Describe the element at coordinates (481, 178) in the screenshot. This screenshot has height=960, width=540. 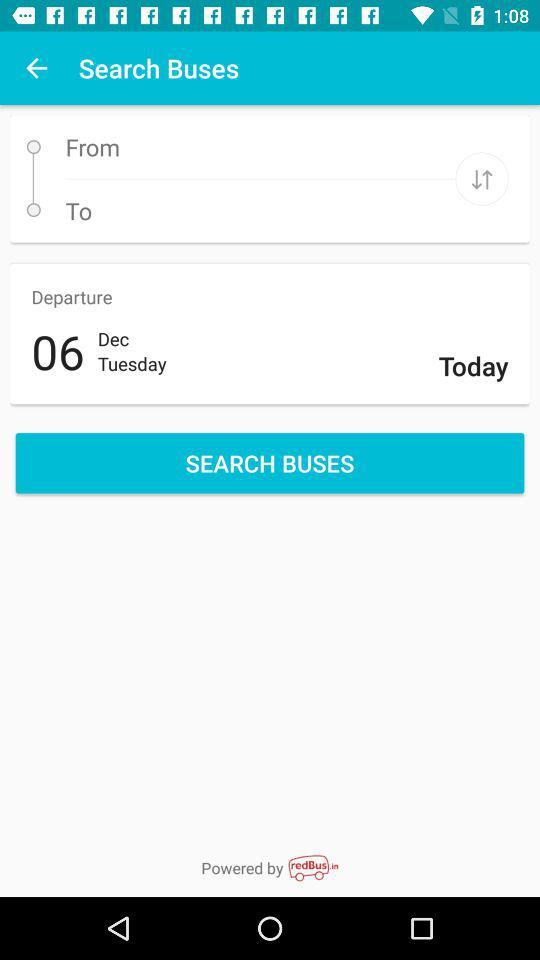
I see `item at the top right corner` at that location.